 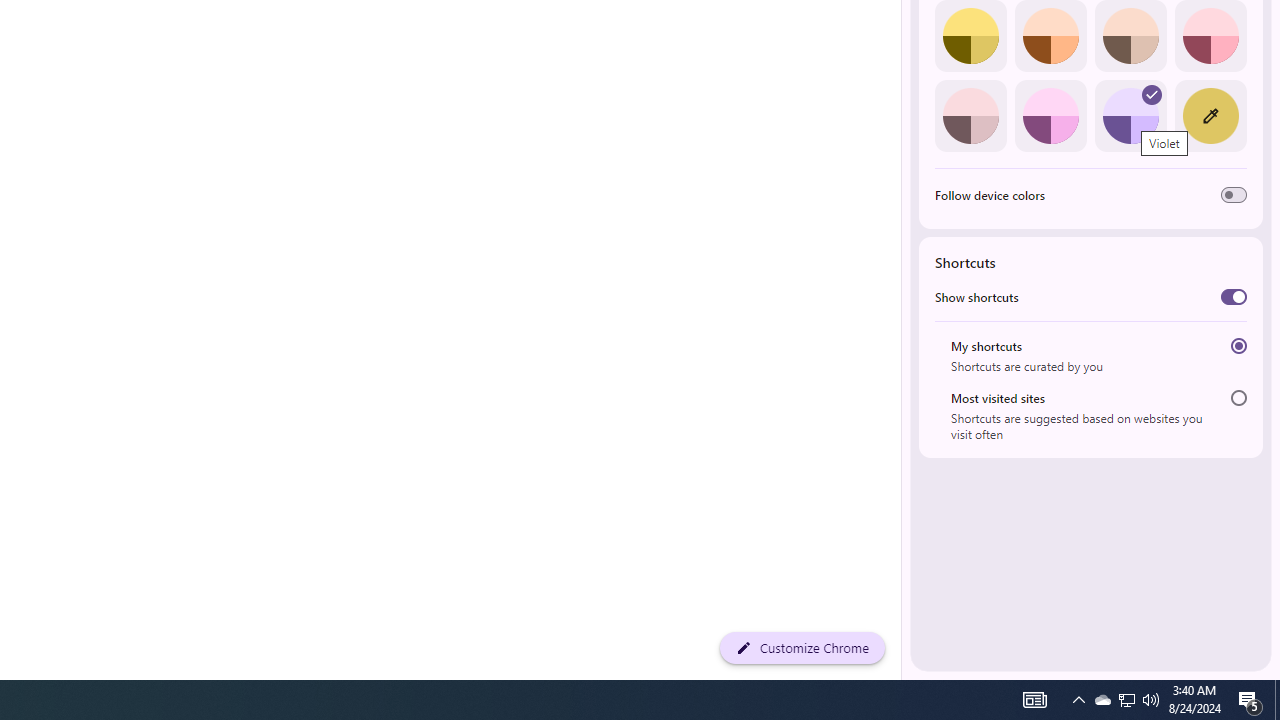 What do you see at coordinates (1209, 115) in the screenshot?
I see `'Custom color'` at bounding box center [1209, 115].